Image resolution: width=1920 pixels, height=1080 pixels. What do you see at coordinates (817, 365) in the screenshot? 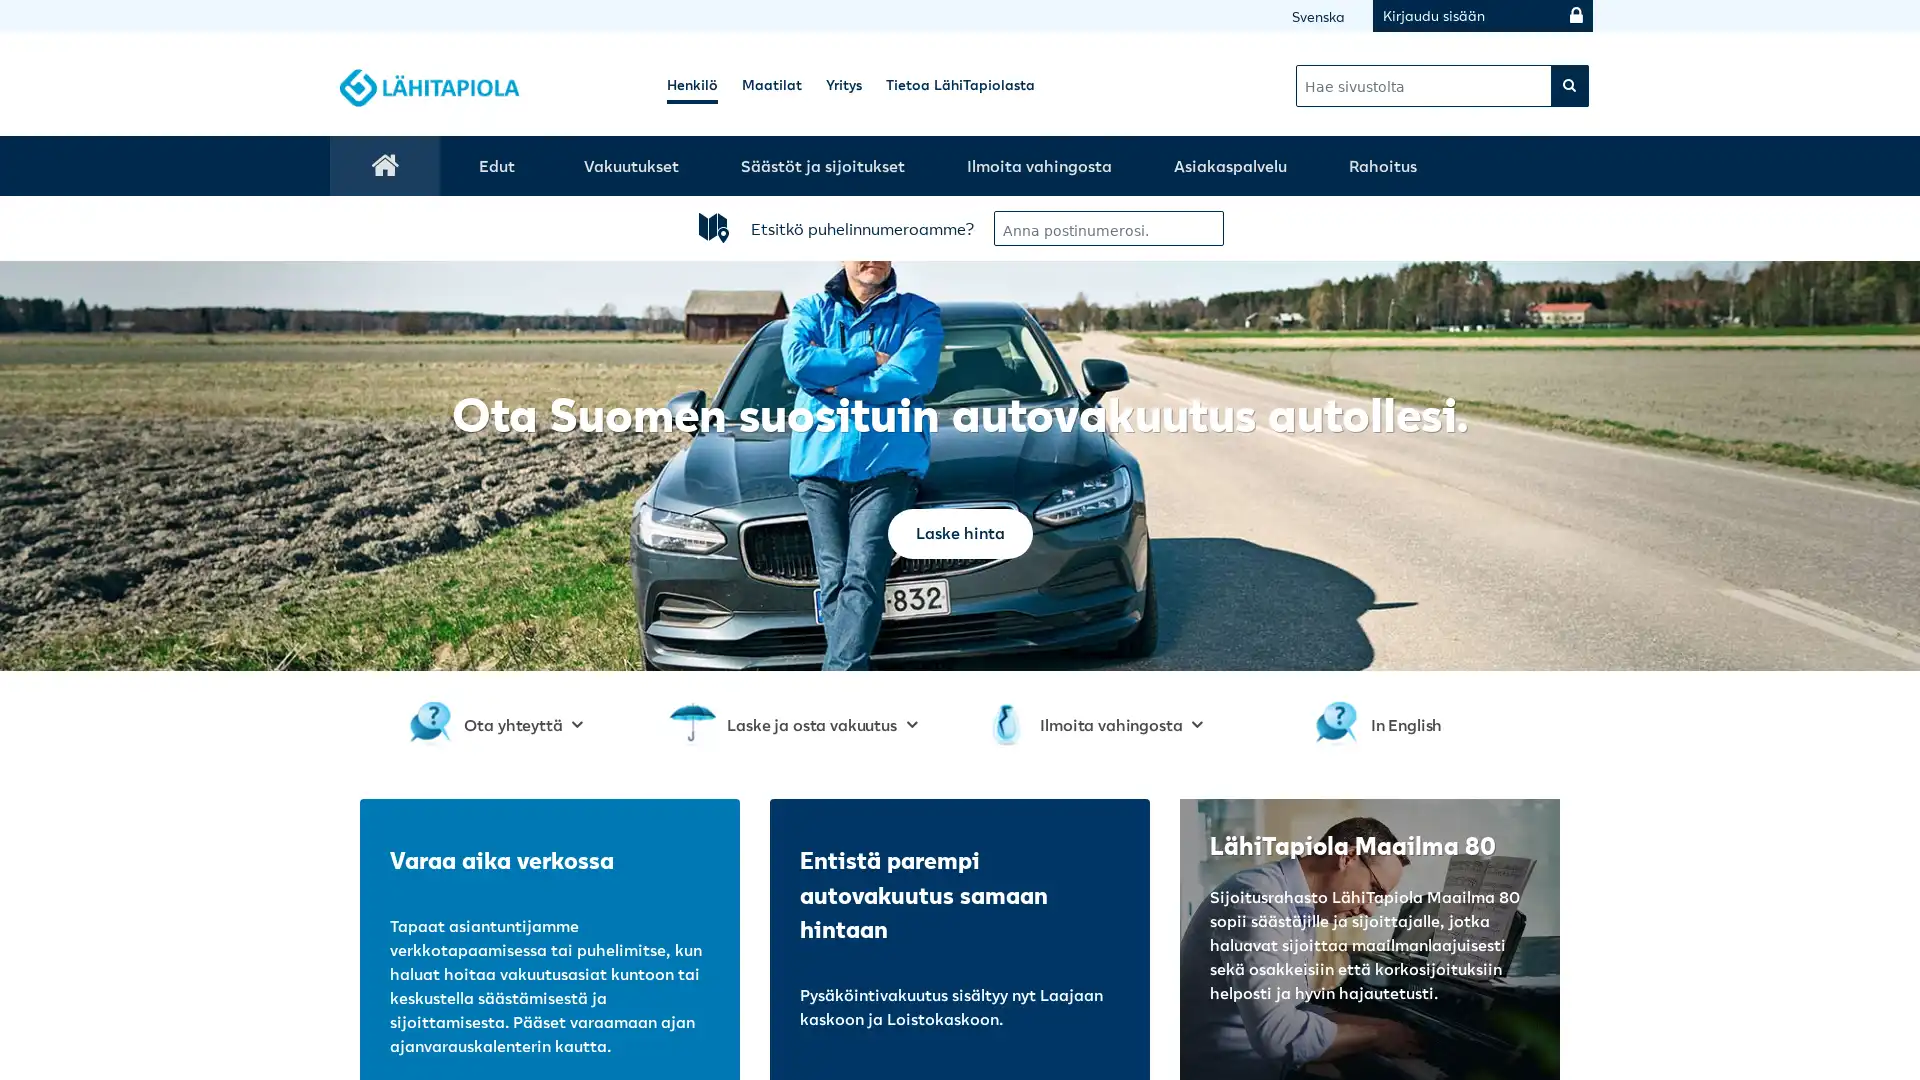
I see `Asetukset` at bounding box center [817, 365].